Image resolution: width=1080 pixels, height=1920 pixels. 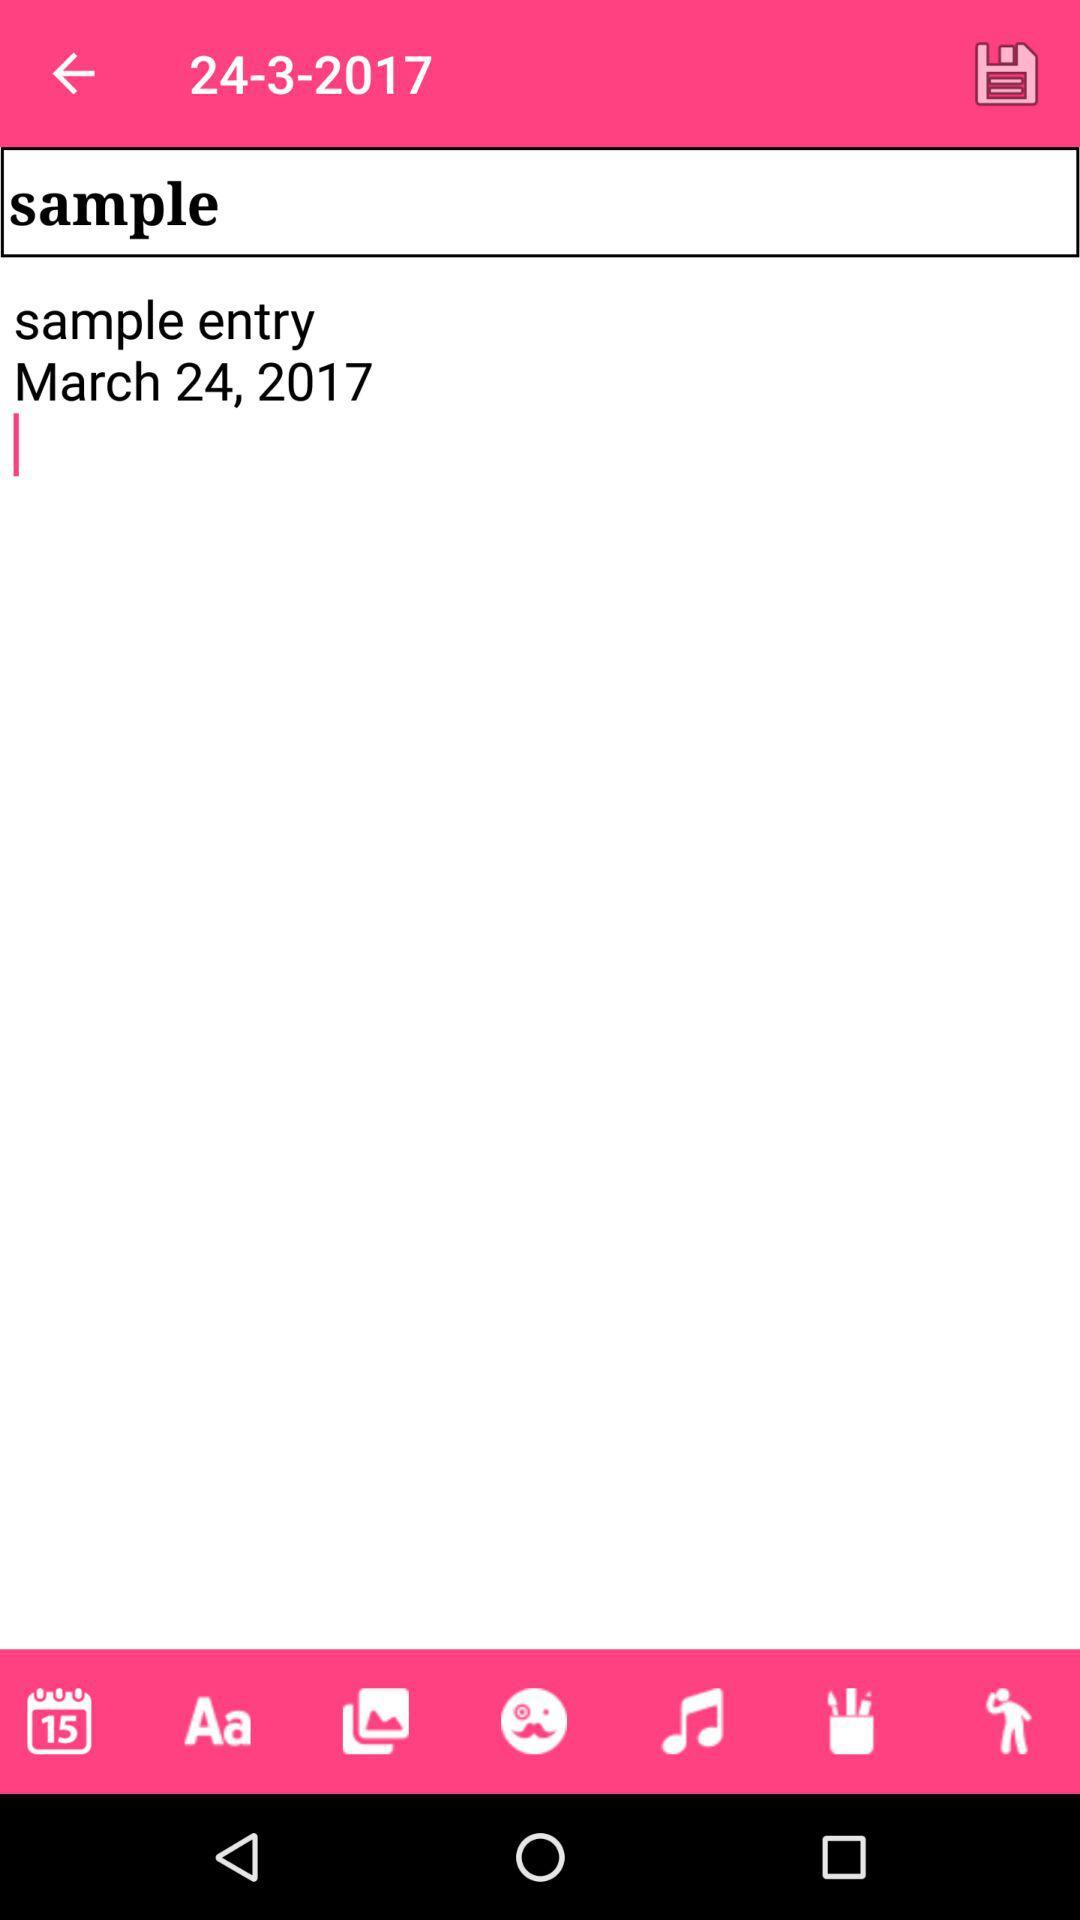 I want to click on the item at the top right corner, so click(x=1006, y=73).